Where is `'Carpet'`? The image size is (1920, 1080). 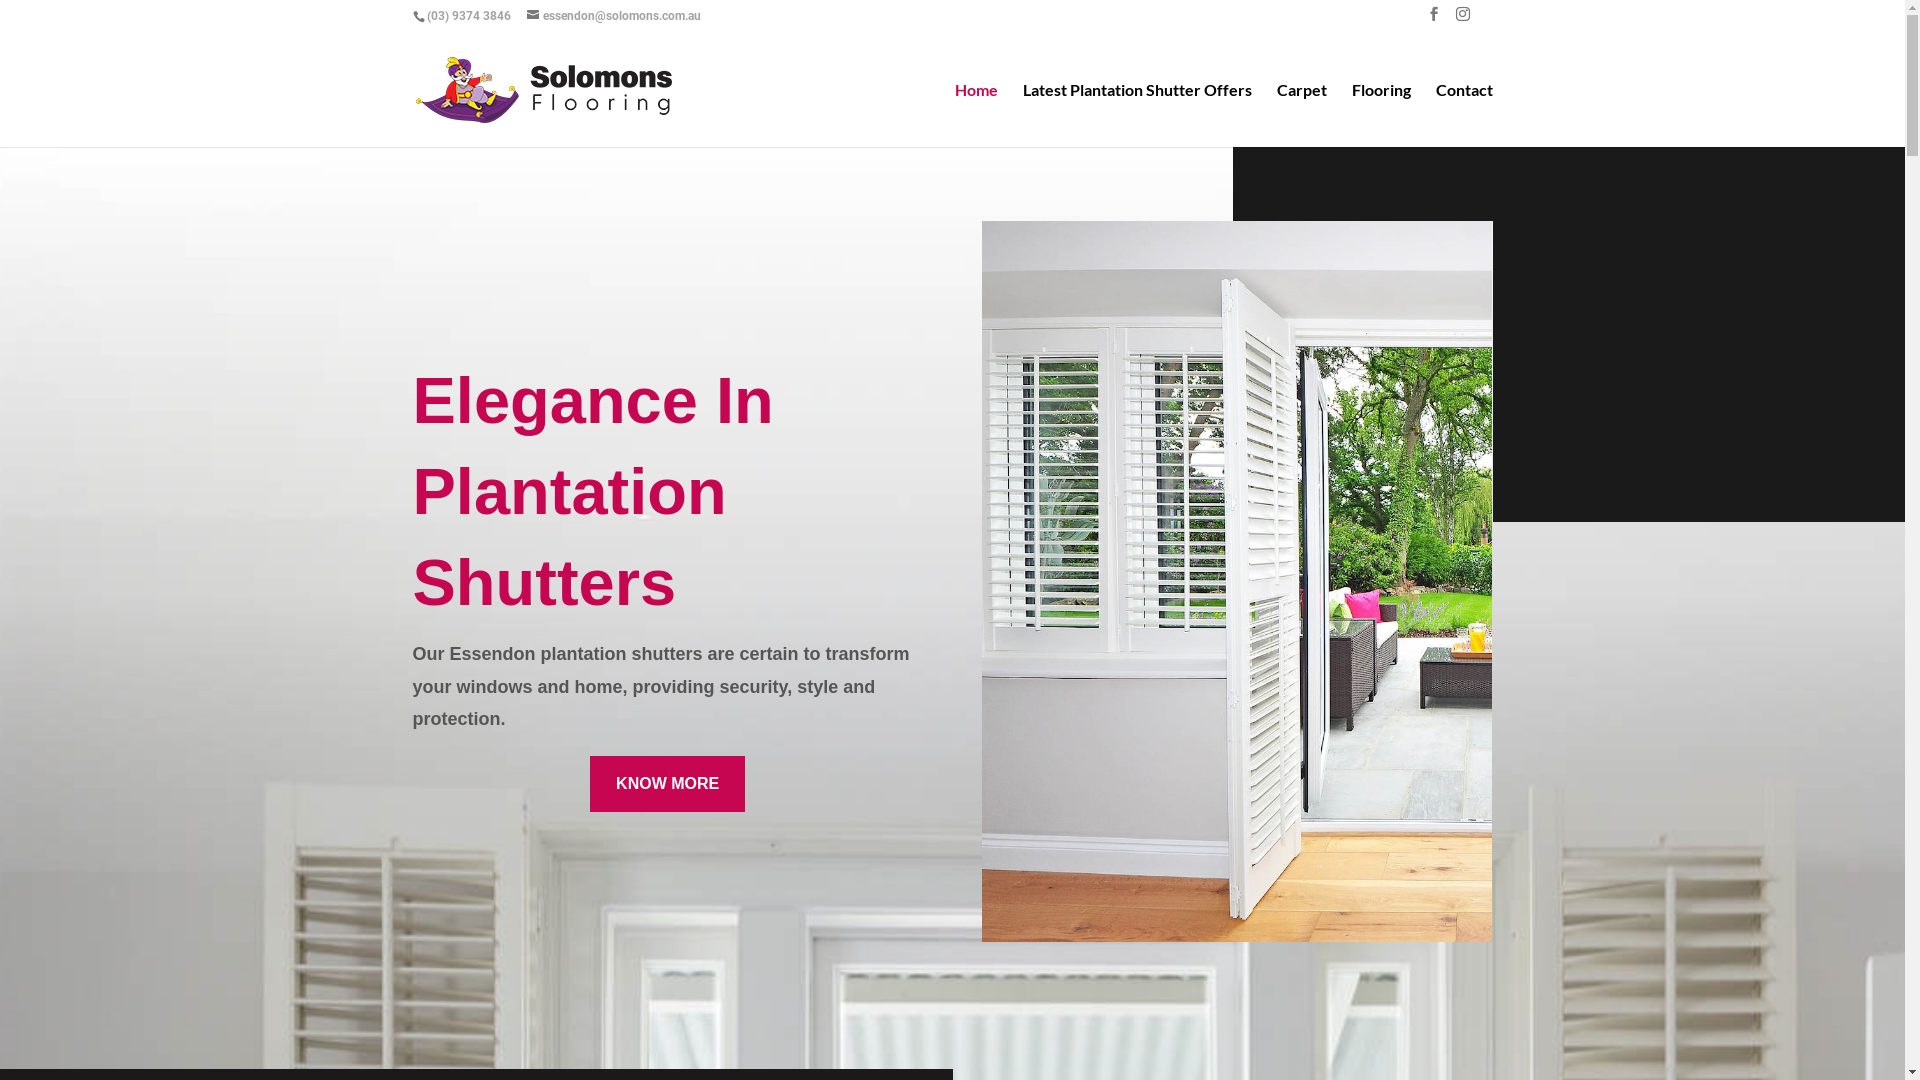 'Carpet' is located at coordinates (1275, 114).